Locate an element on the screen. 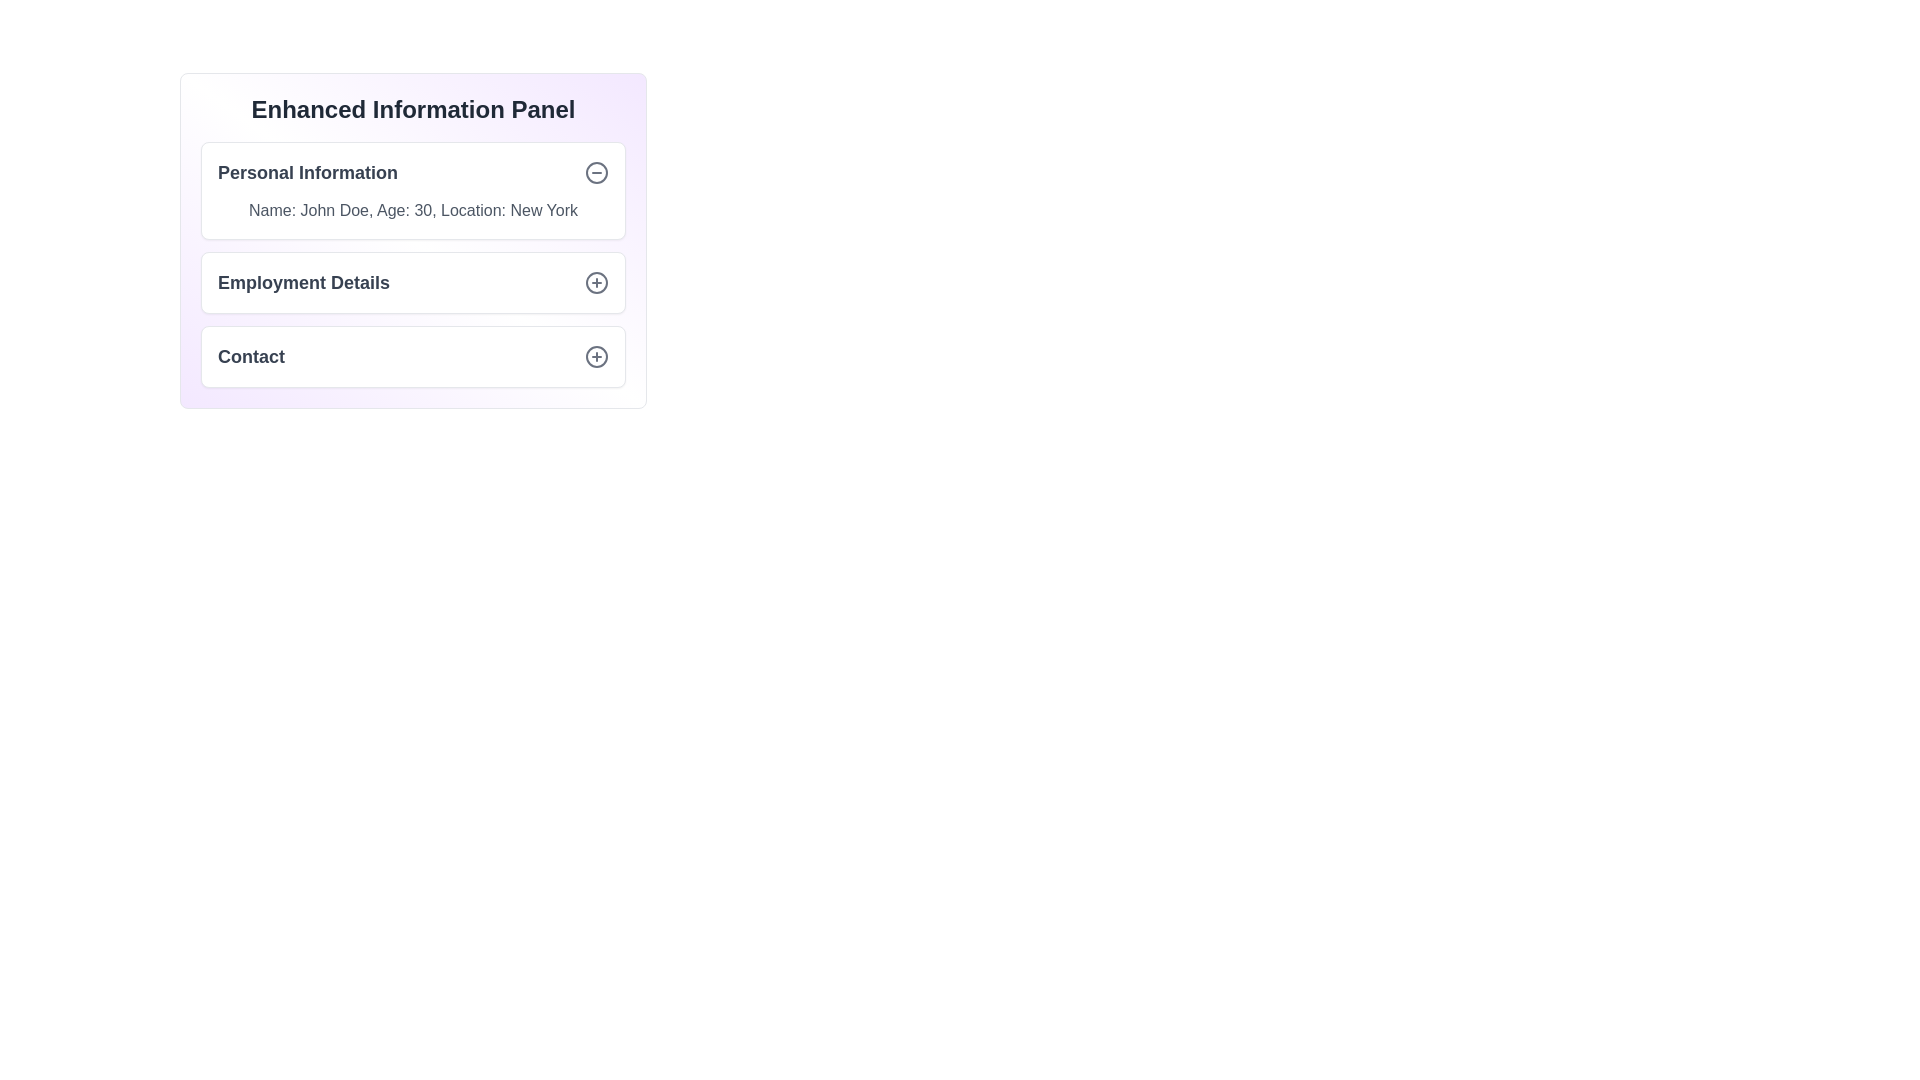 Image resolution: width=1920 pixels, height=1080 pixels. the circular icon button with a plus symbol is located at coordinates (595, 282).